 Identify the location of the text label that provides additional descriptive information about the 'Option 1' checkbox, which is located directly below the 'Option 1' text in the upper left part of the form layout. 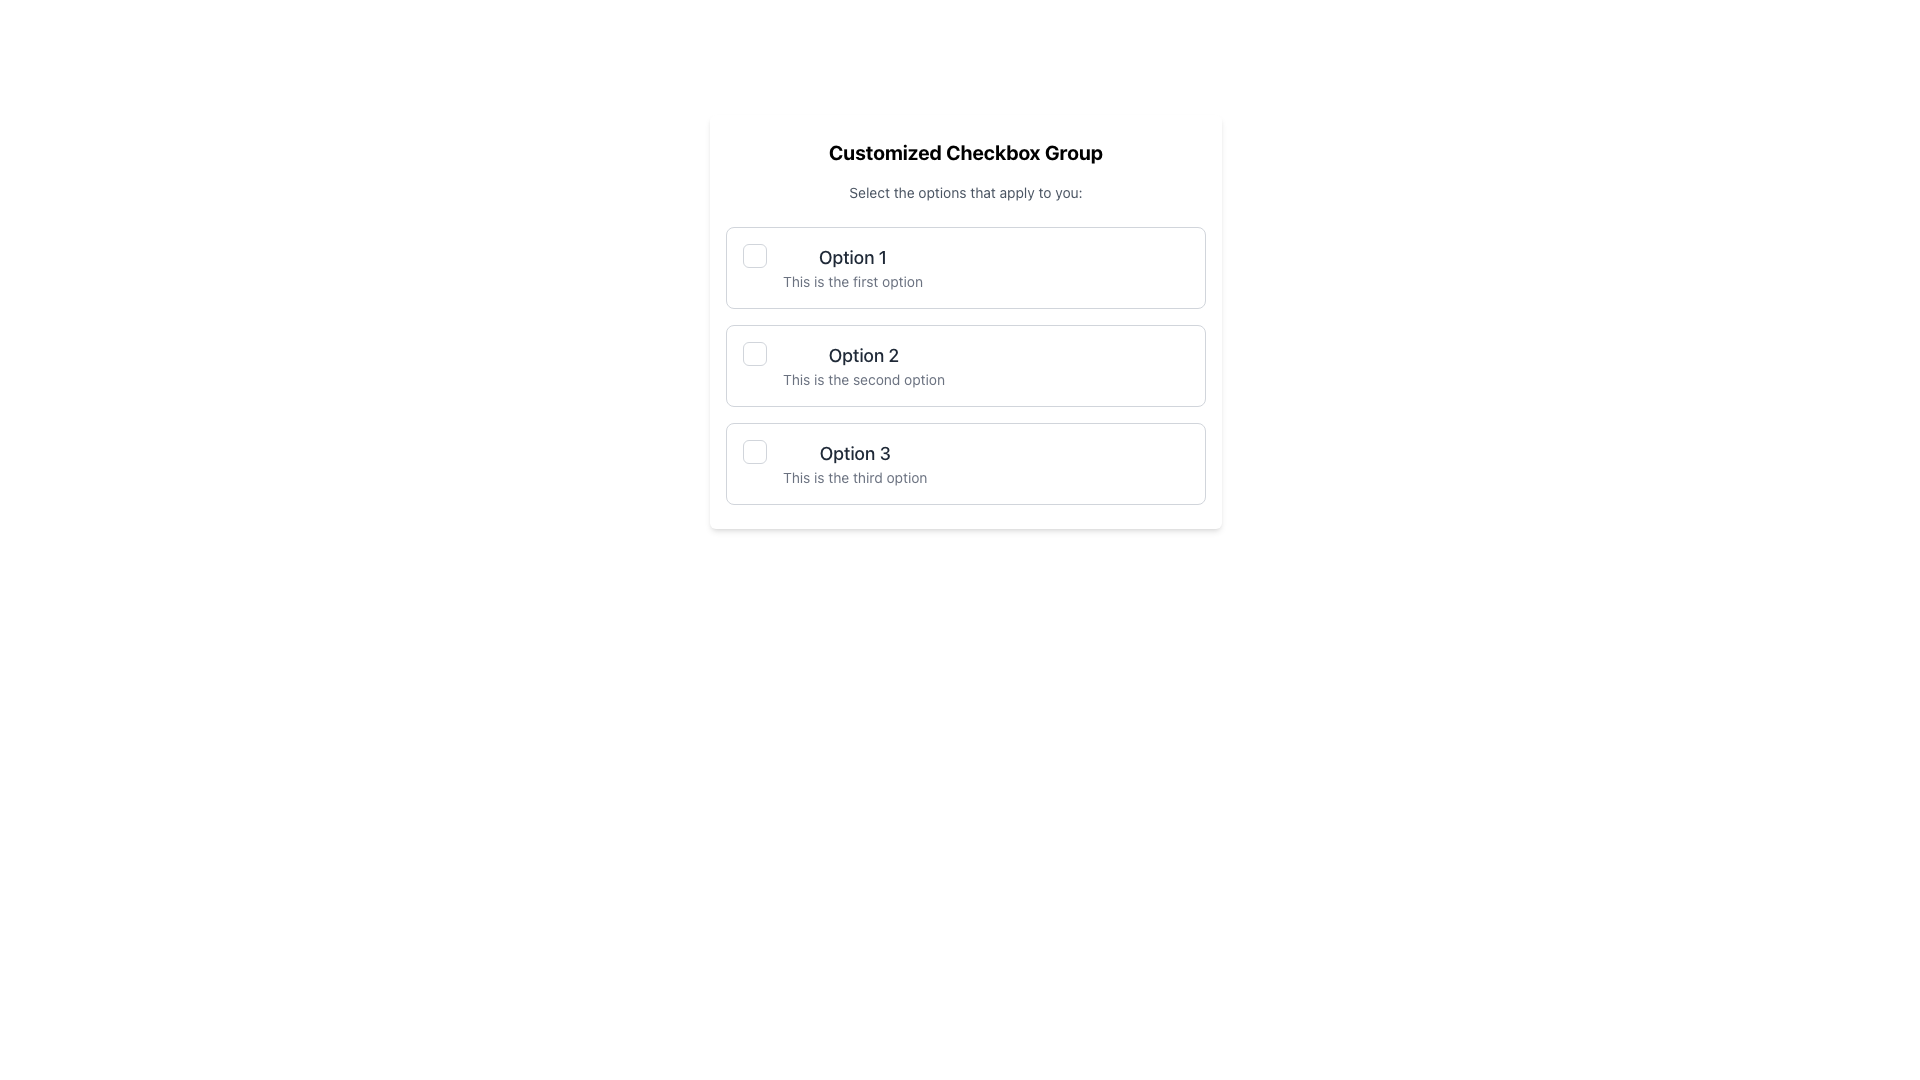
(853, 281).